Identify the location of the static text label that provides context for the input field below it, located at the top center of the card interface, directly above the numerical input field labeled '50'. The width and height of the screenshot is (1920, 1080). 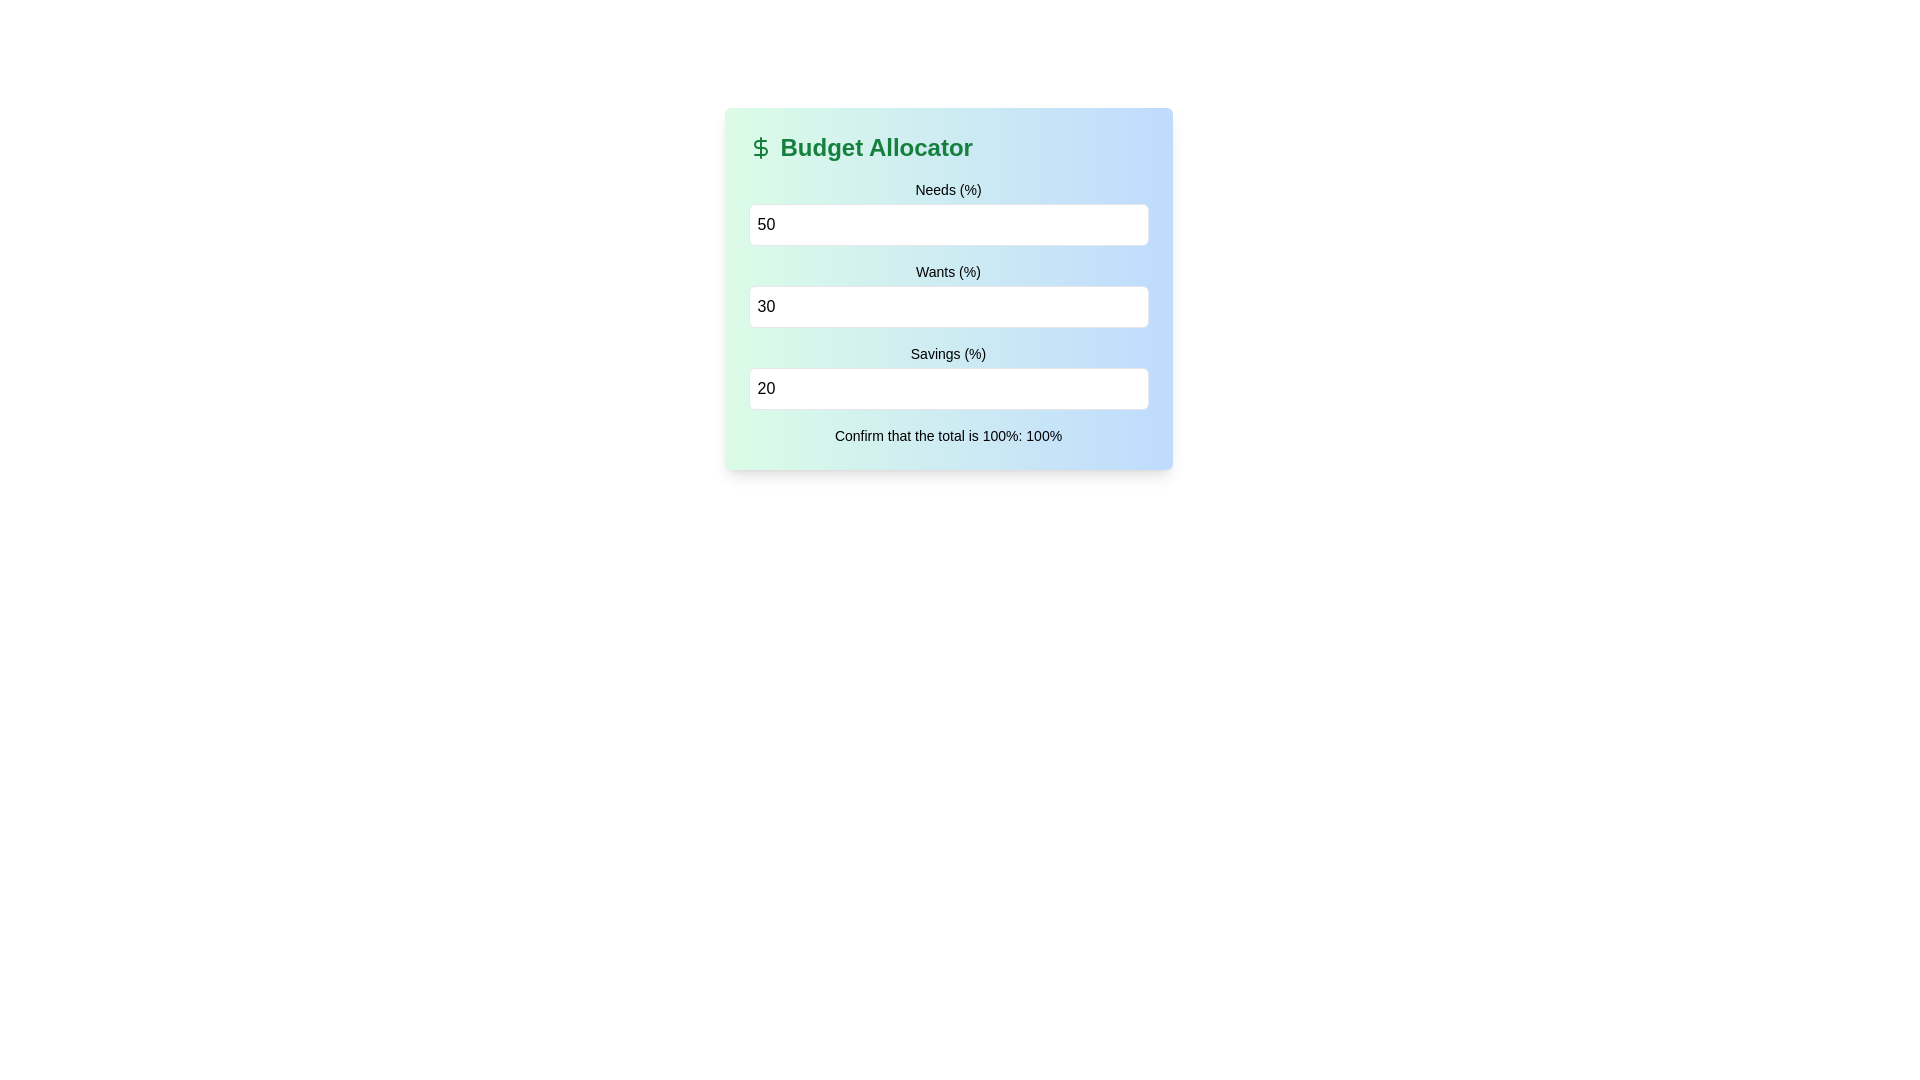
(947, 189).